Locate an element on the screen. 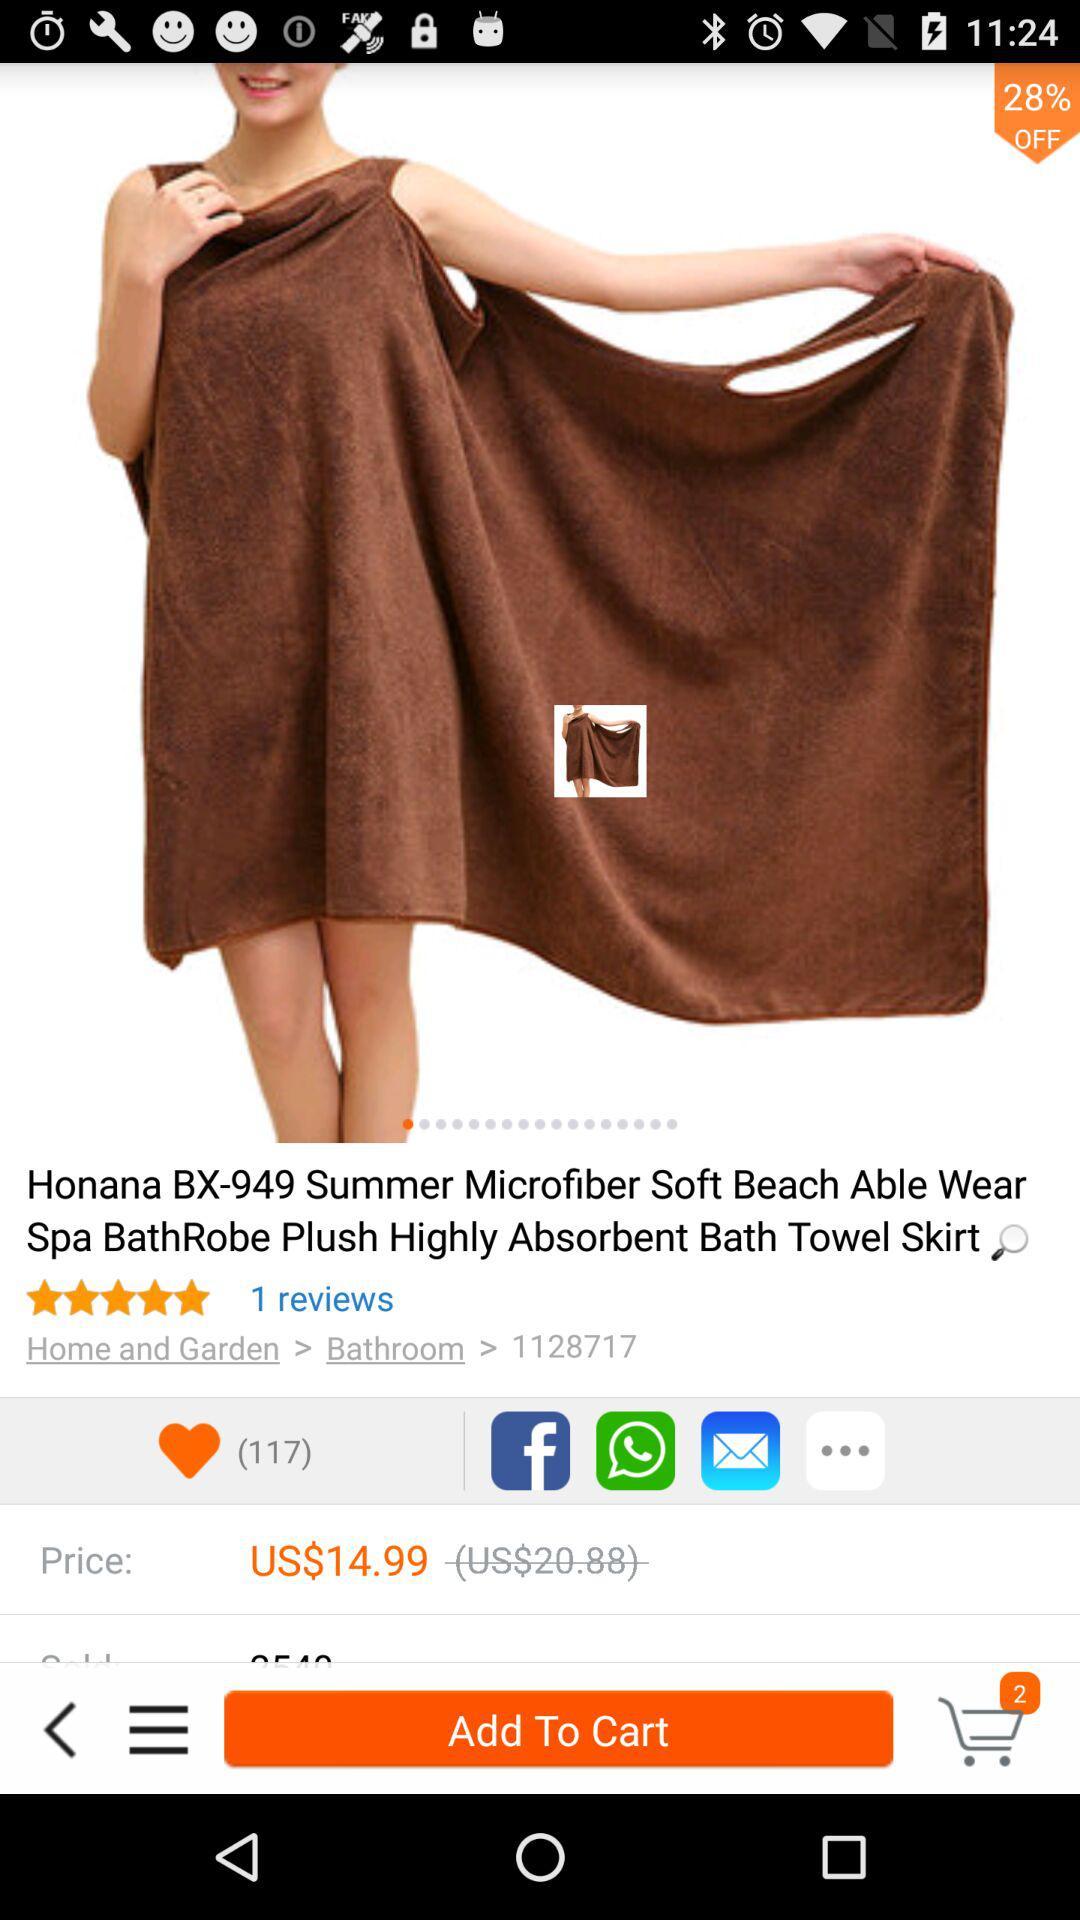  bathroom icon is located at coordinates (395, 1347).